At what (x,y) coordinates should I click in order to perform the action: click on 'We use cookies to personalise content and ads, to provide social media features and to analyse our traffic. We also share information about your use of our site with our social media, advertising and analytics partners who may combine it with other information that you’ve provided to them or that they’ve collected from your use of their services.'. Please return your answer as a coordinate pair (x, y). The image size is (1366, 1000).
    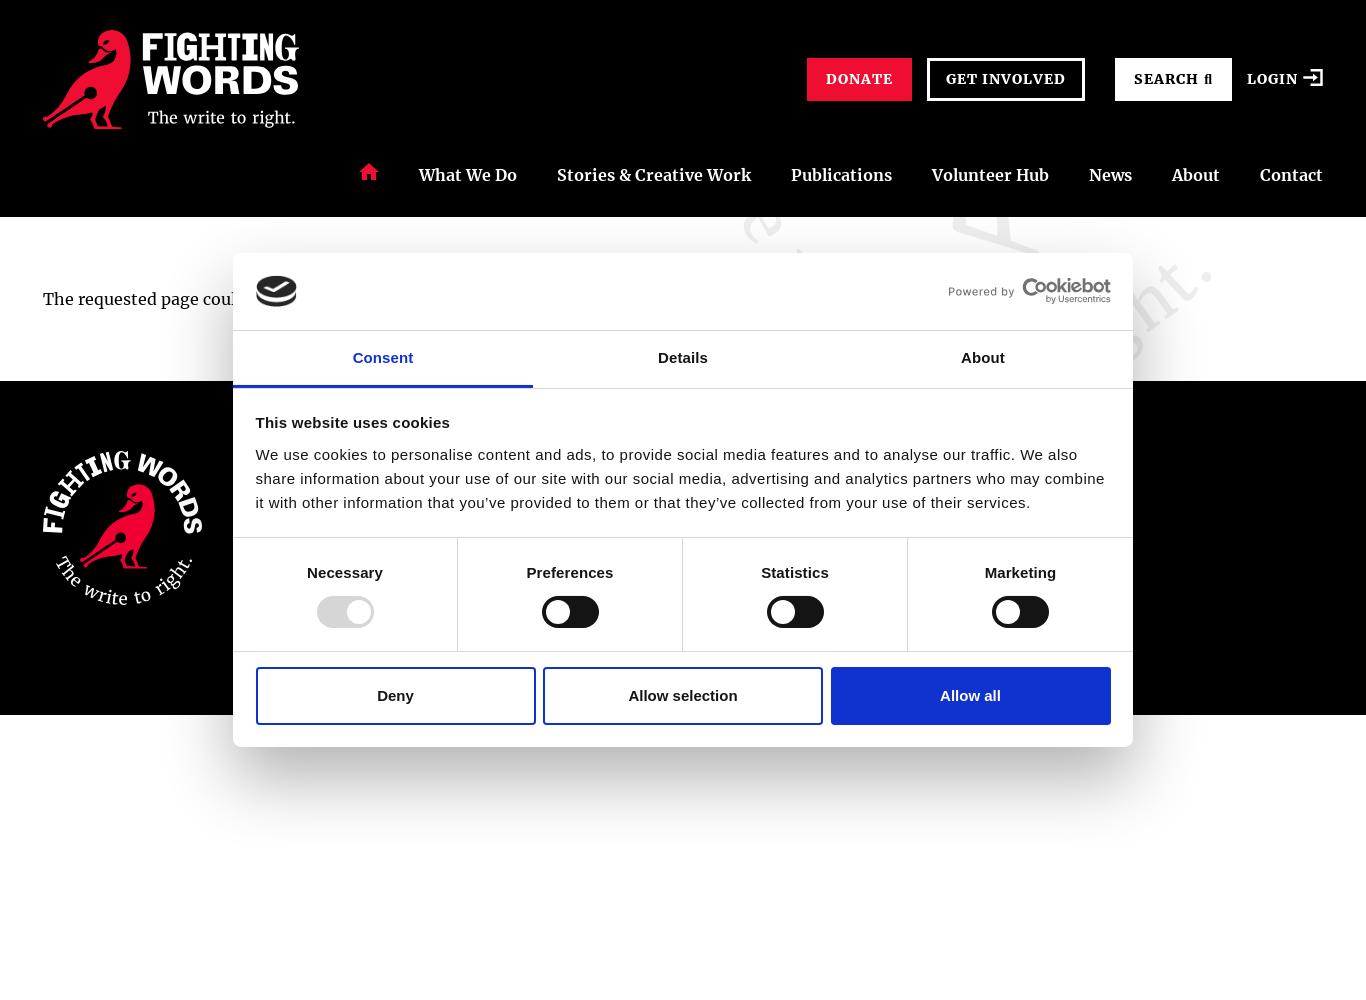
    Looking at the image, I should click on (678, 476).